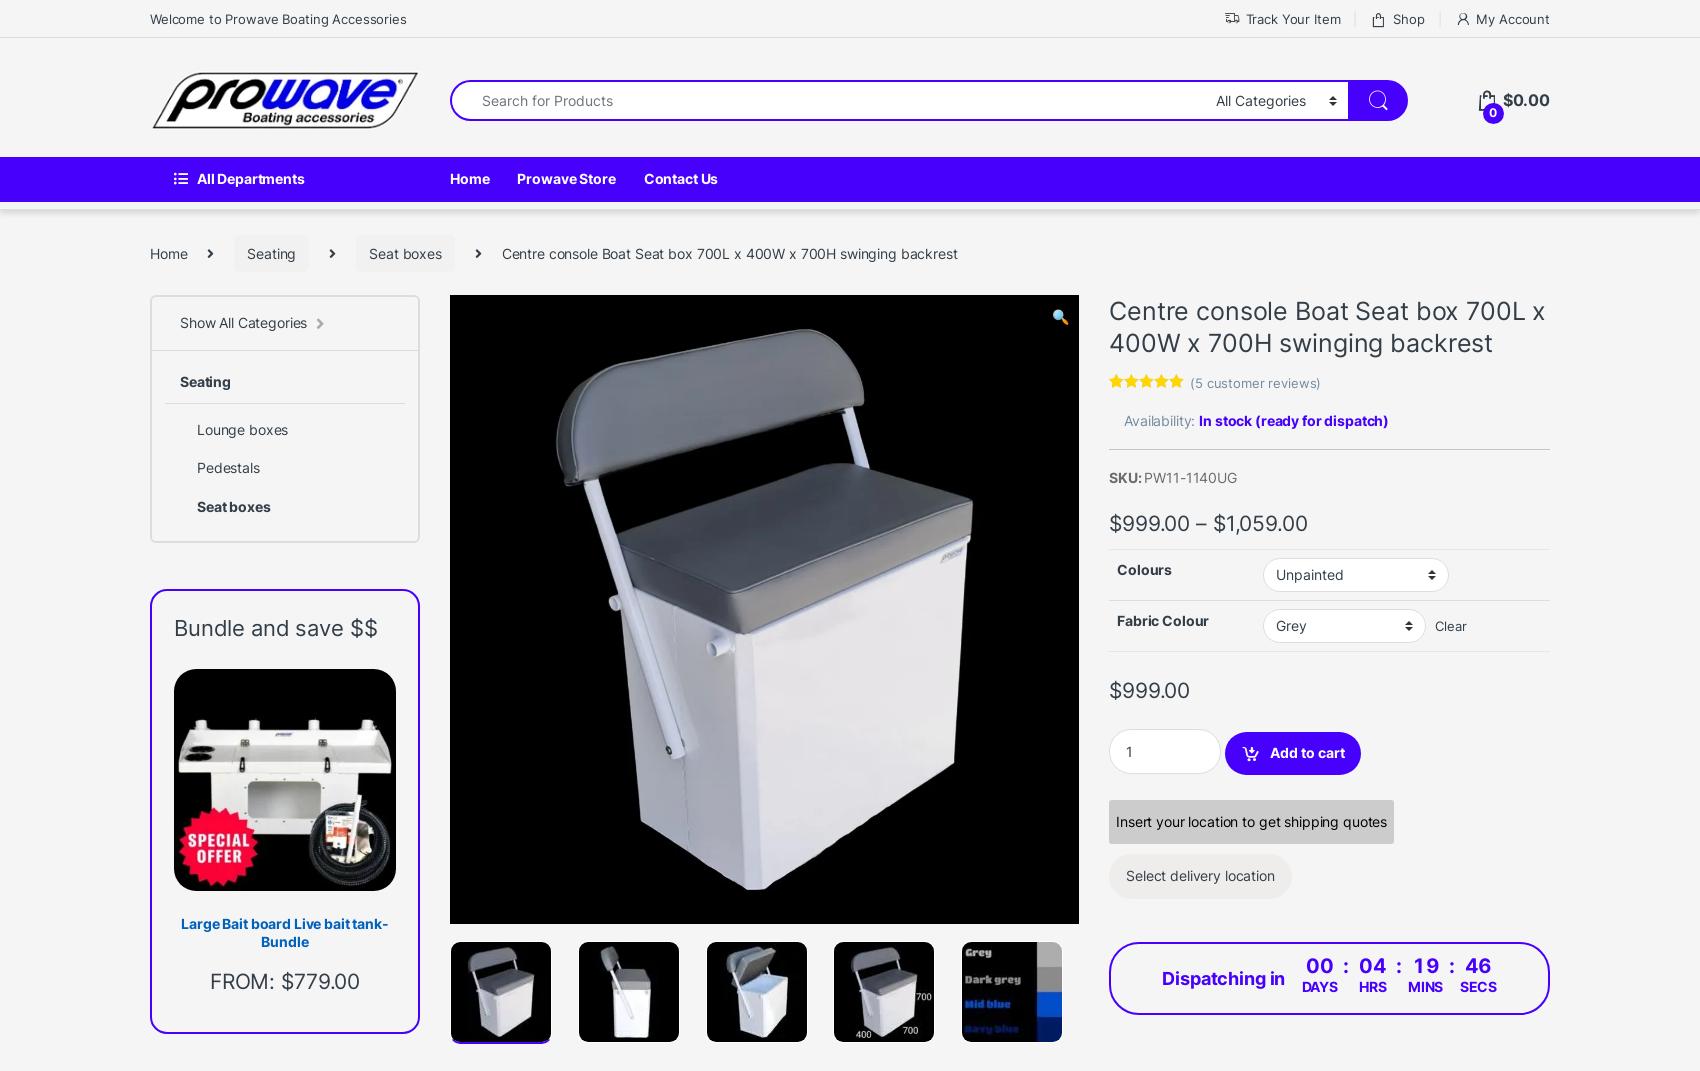 Image resolution: width=1700 pixels, height=1071 pixels. What do you see at coordinates (783, 1036) in the screenshot?
I see `'Live bait tanks'` at bounding box center [783, 1036].